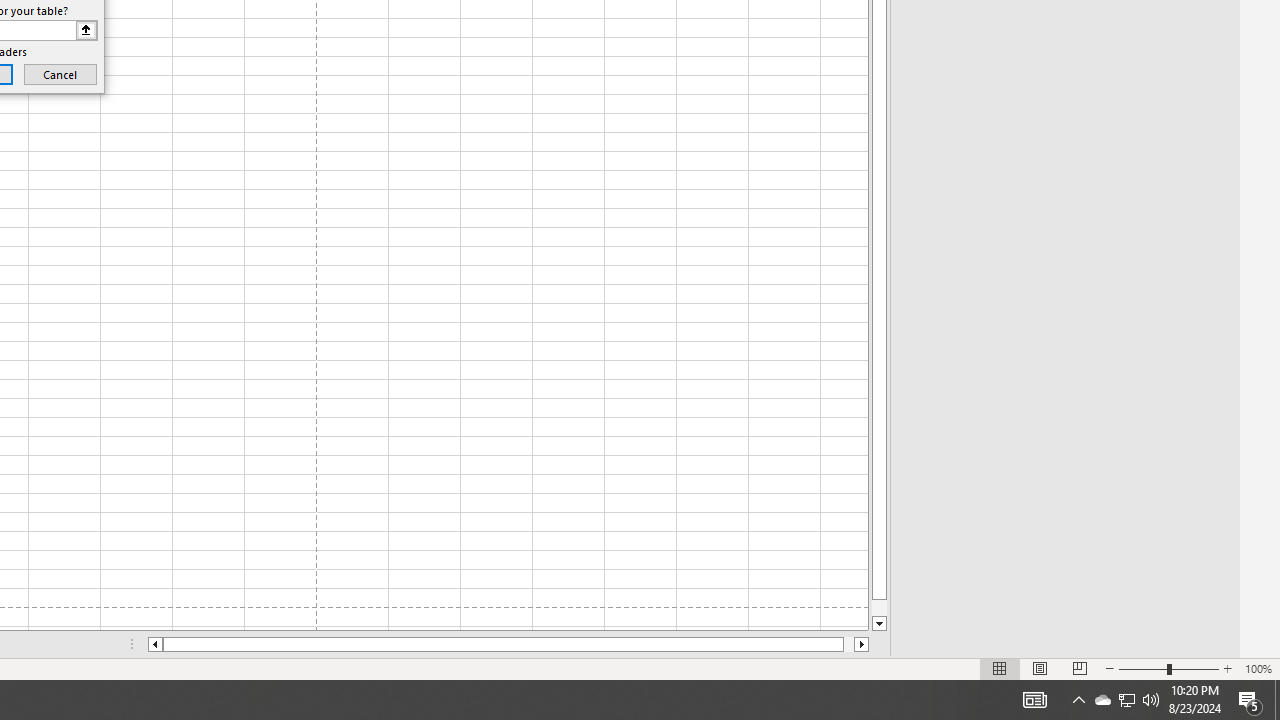 The width and height of the screenshot is (1280, 720). Describe the element at coordinates (153, 644) in the screenshot. I see `'Column left'` at that location.